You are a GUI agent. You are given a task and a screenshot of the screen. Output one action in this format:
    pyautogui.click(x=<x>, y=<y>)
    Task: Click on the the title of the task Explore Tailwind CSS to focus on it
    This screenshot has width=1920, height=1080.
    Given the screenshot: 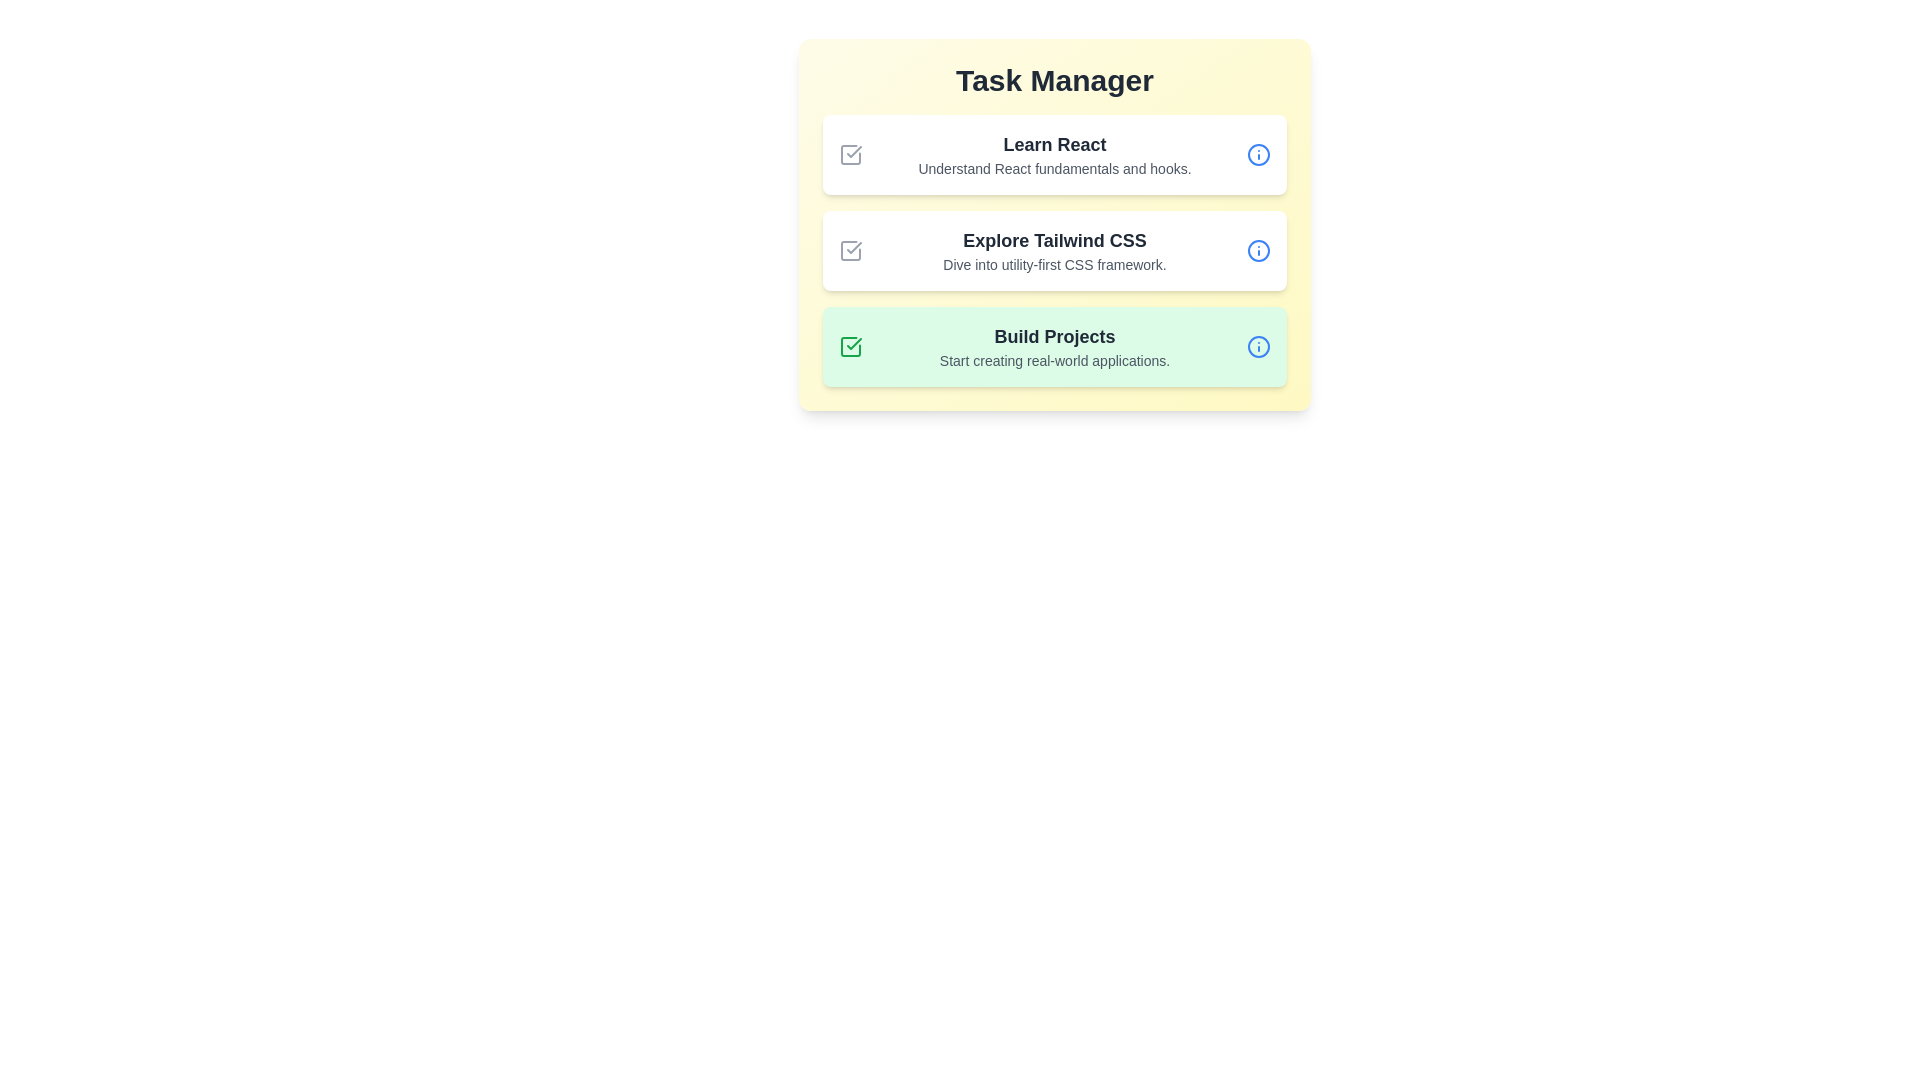 What is the action you would take?
    pyautogui.click(x=1054, y=239)
    